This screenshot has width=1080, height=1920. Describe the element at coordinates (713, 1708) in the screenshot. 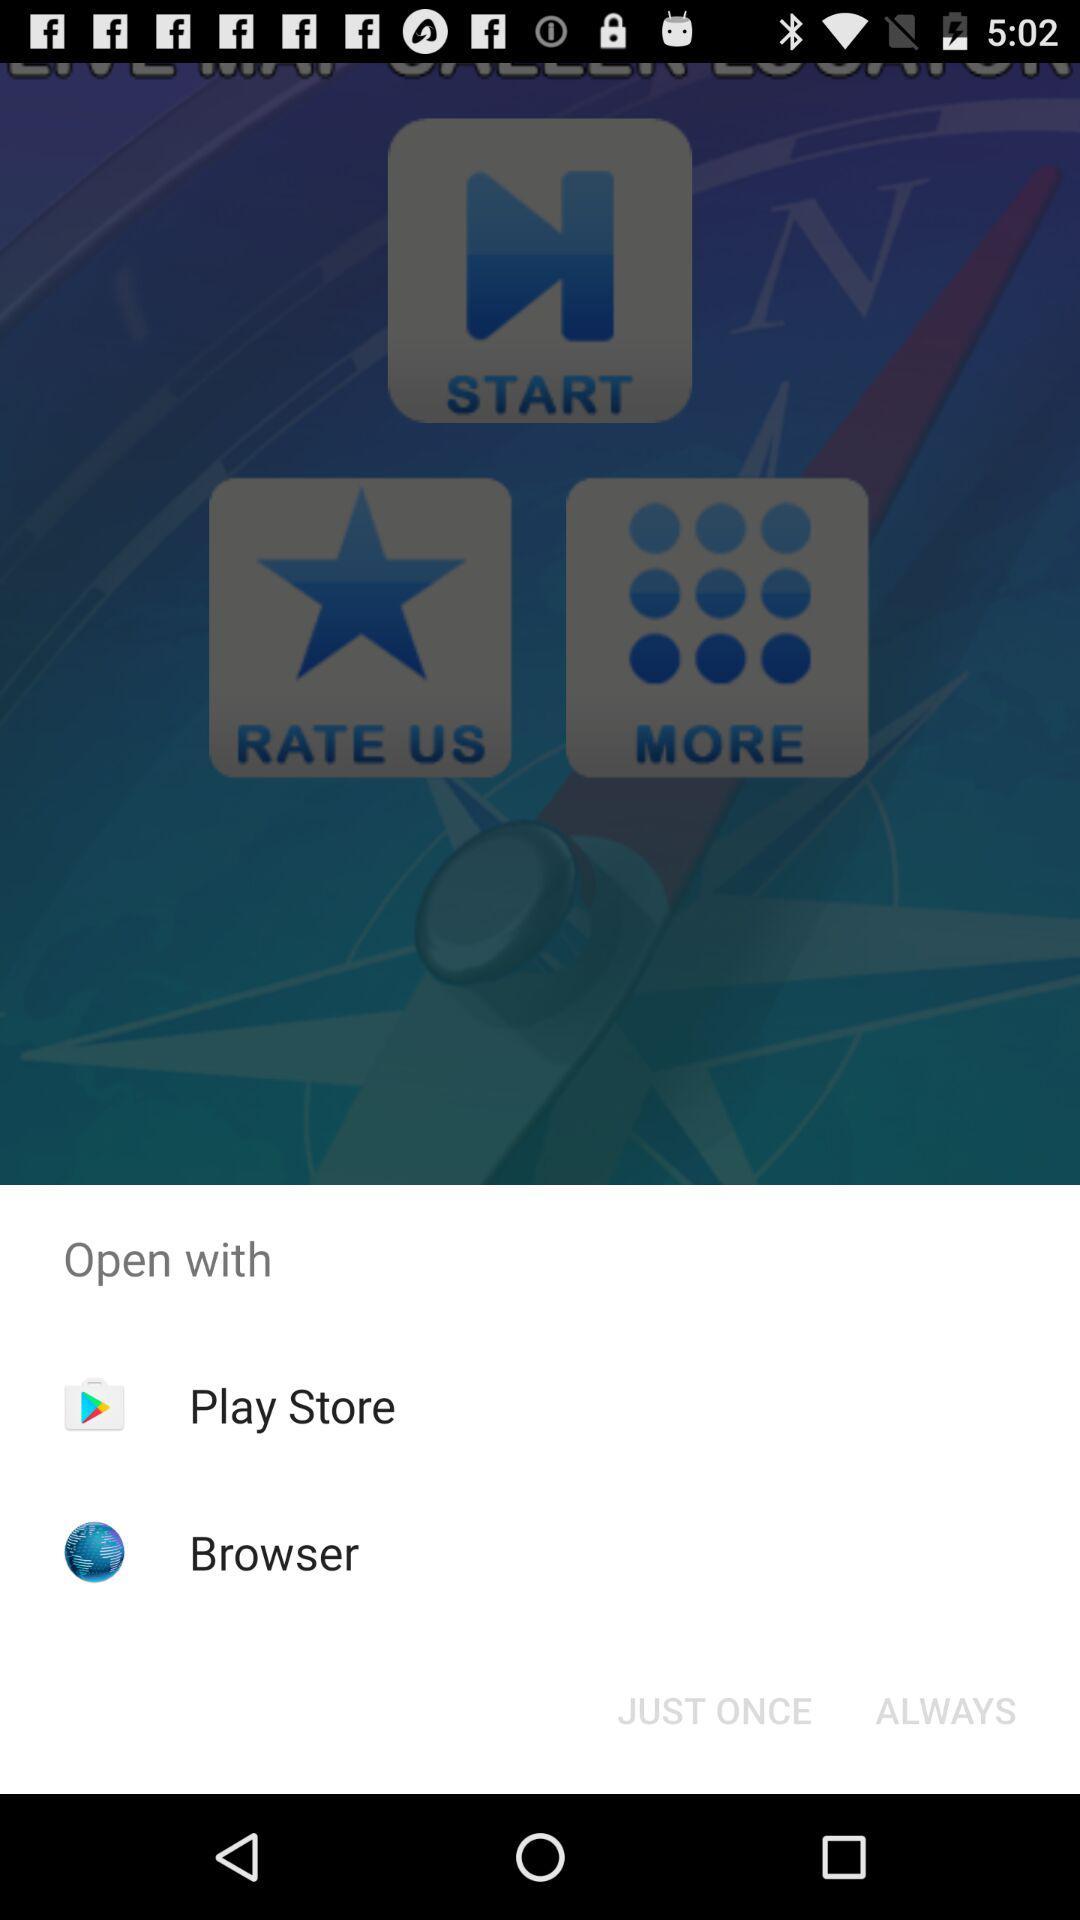

I see `just once icon` at that location.